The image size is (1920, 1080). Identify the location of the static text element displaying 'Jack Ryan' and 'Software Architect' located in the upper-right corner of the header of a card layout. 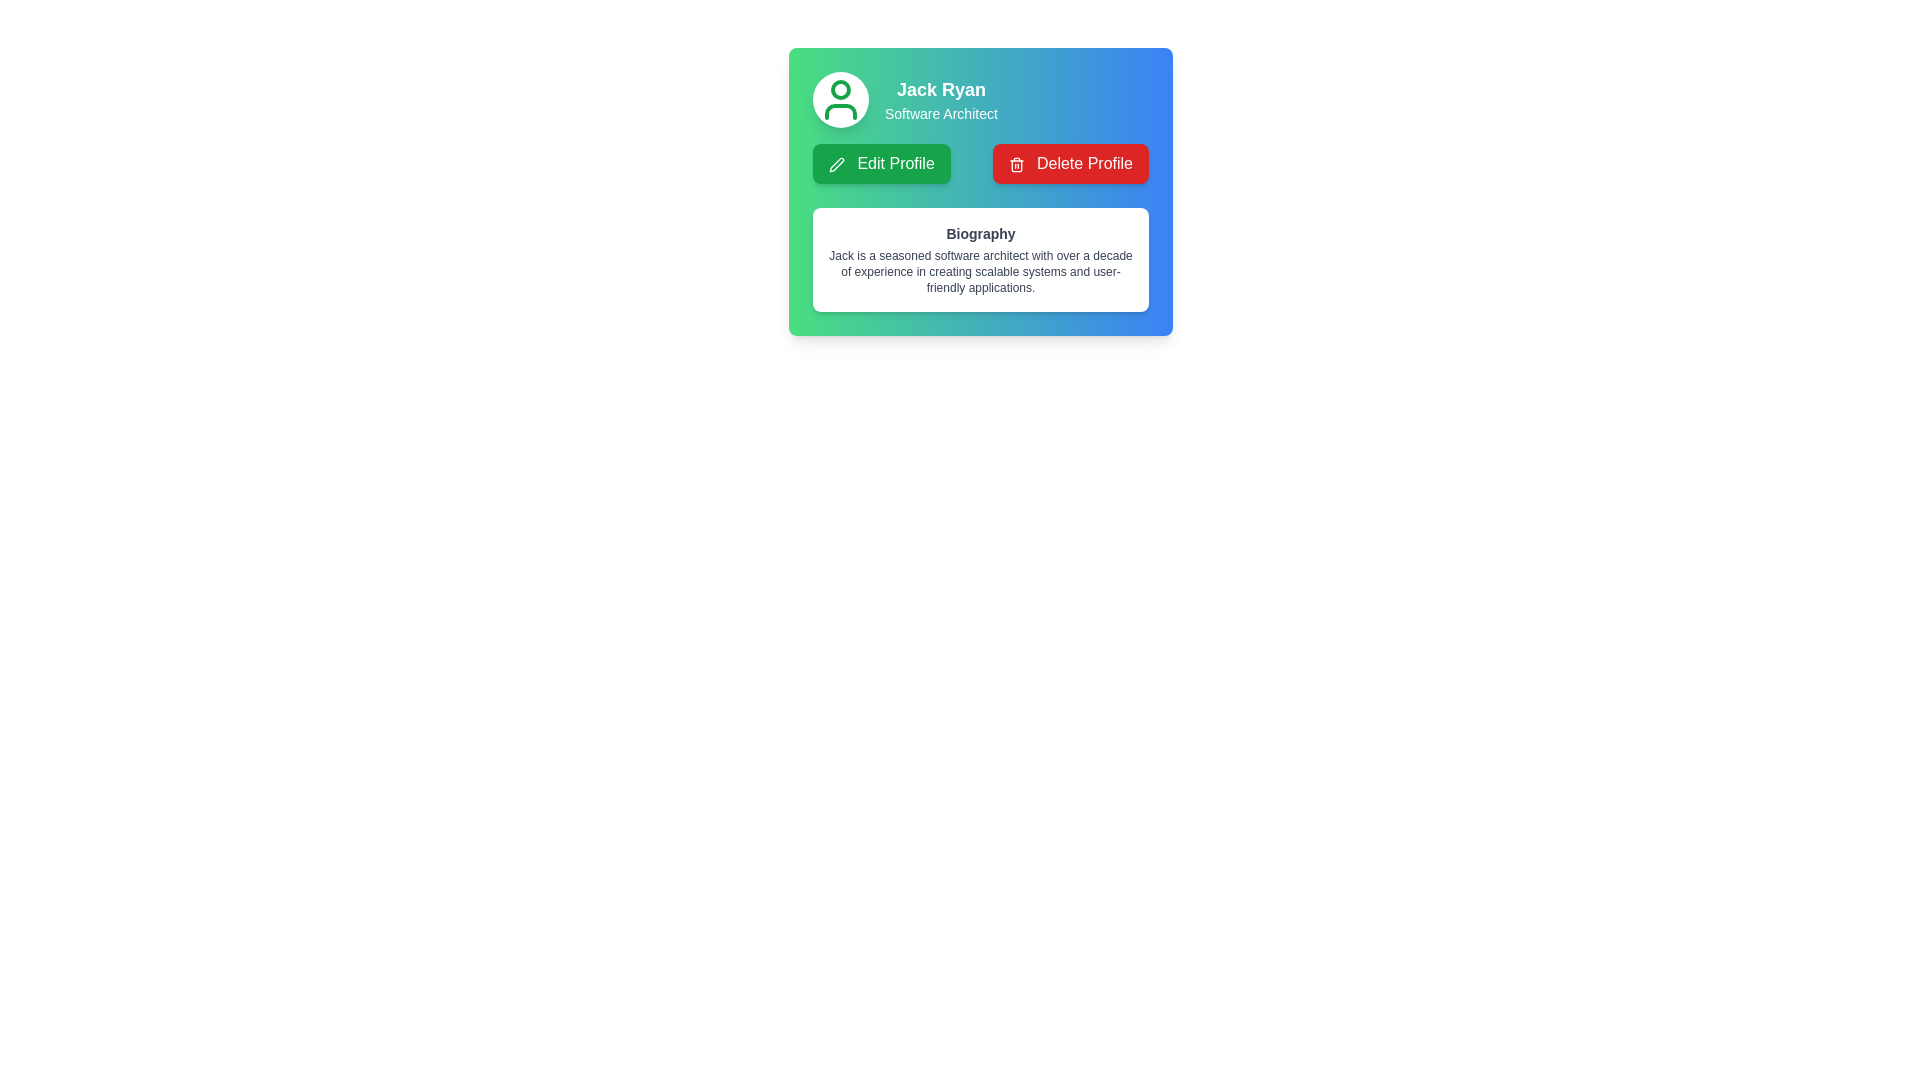
(940, 100).